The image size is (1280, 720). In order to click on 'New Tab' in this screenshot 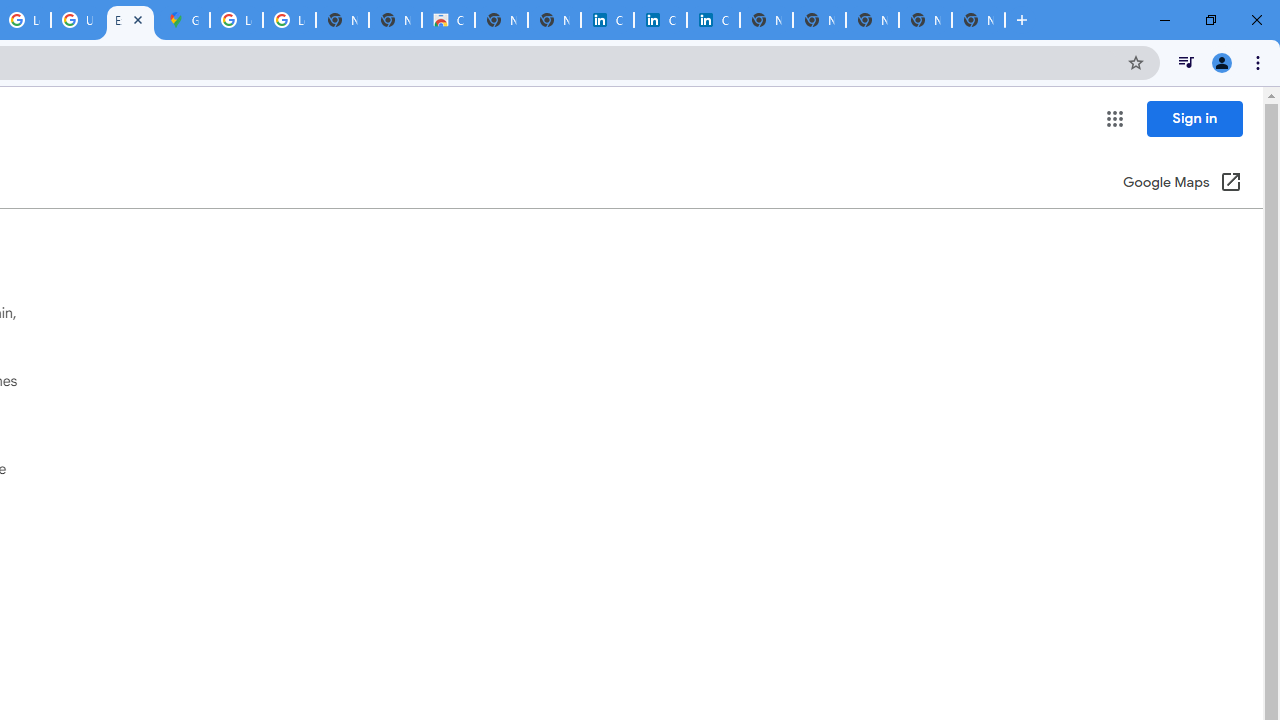, I will do `click(978, 20)`.